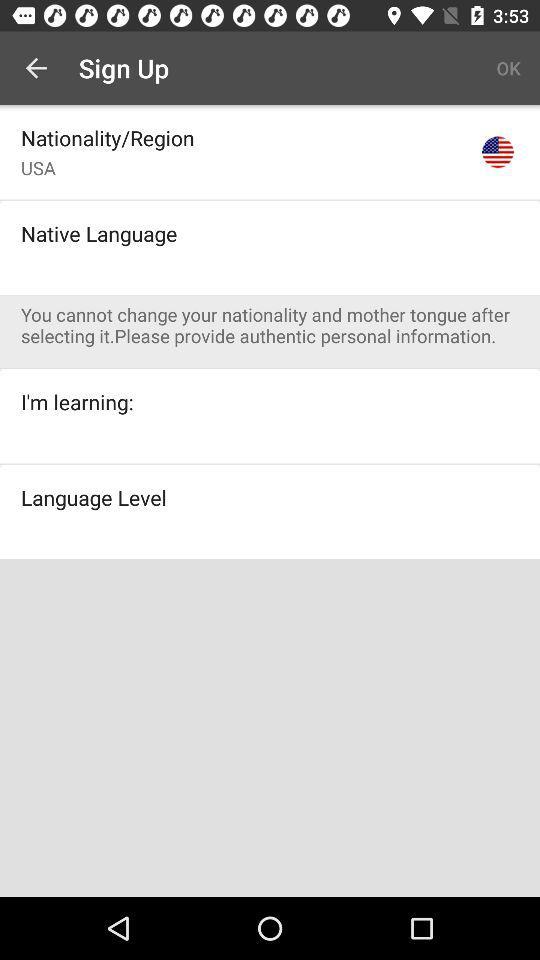 The height and width of the screenshot is (960, 540). What do you see at coordinates (76, 401) in the screenshot?
I see `the i'm learning:` at bounding box center [76, 401].